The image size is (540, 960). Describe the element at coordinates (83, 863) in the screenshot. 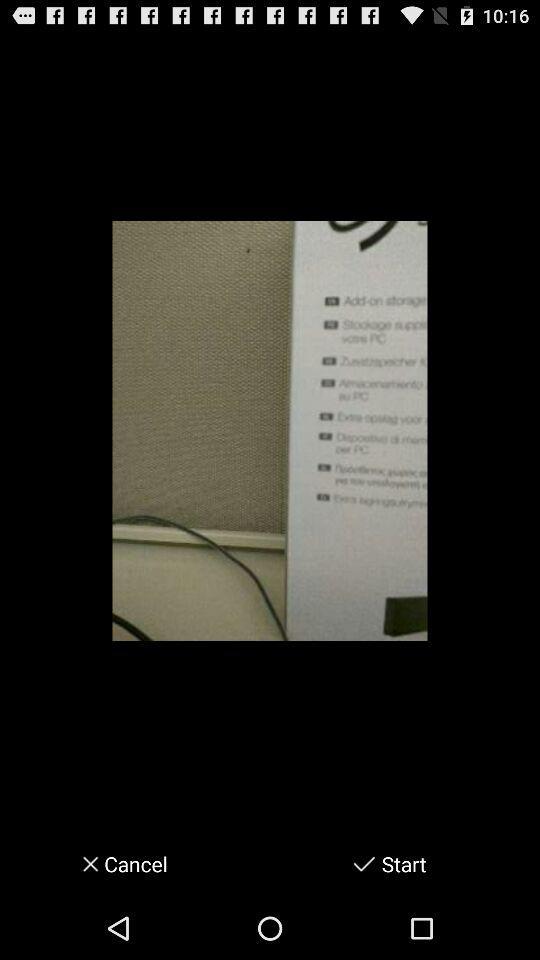

I see `cancel option` at that location.